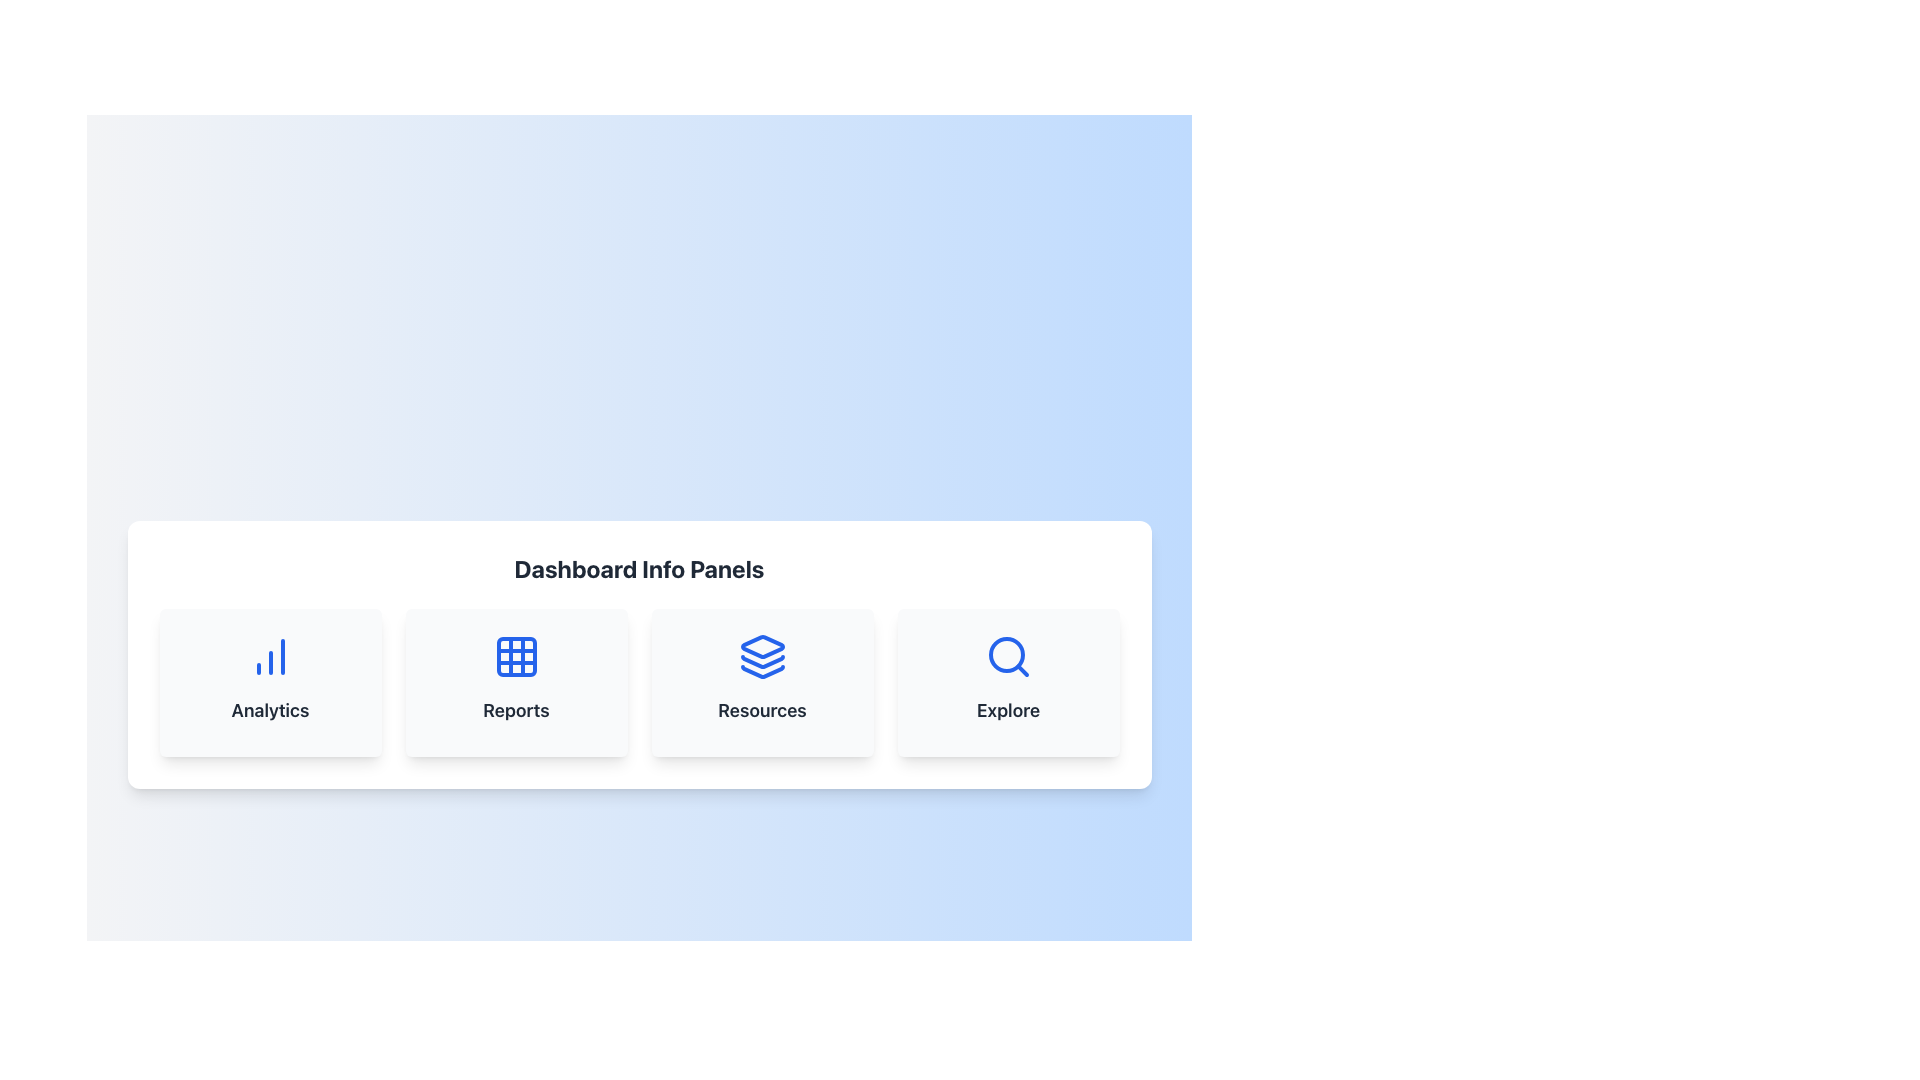 This screenshot has height=1080, width=1920. Describe the element at coordinates (1006, 655) in the screenshot. I see `the SVG Circle element that represents the lens of the magnifying glass in the Dashboard Info Panels, which is the fourth icon from the left` at that location.